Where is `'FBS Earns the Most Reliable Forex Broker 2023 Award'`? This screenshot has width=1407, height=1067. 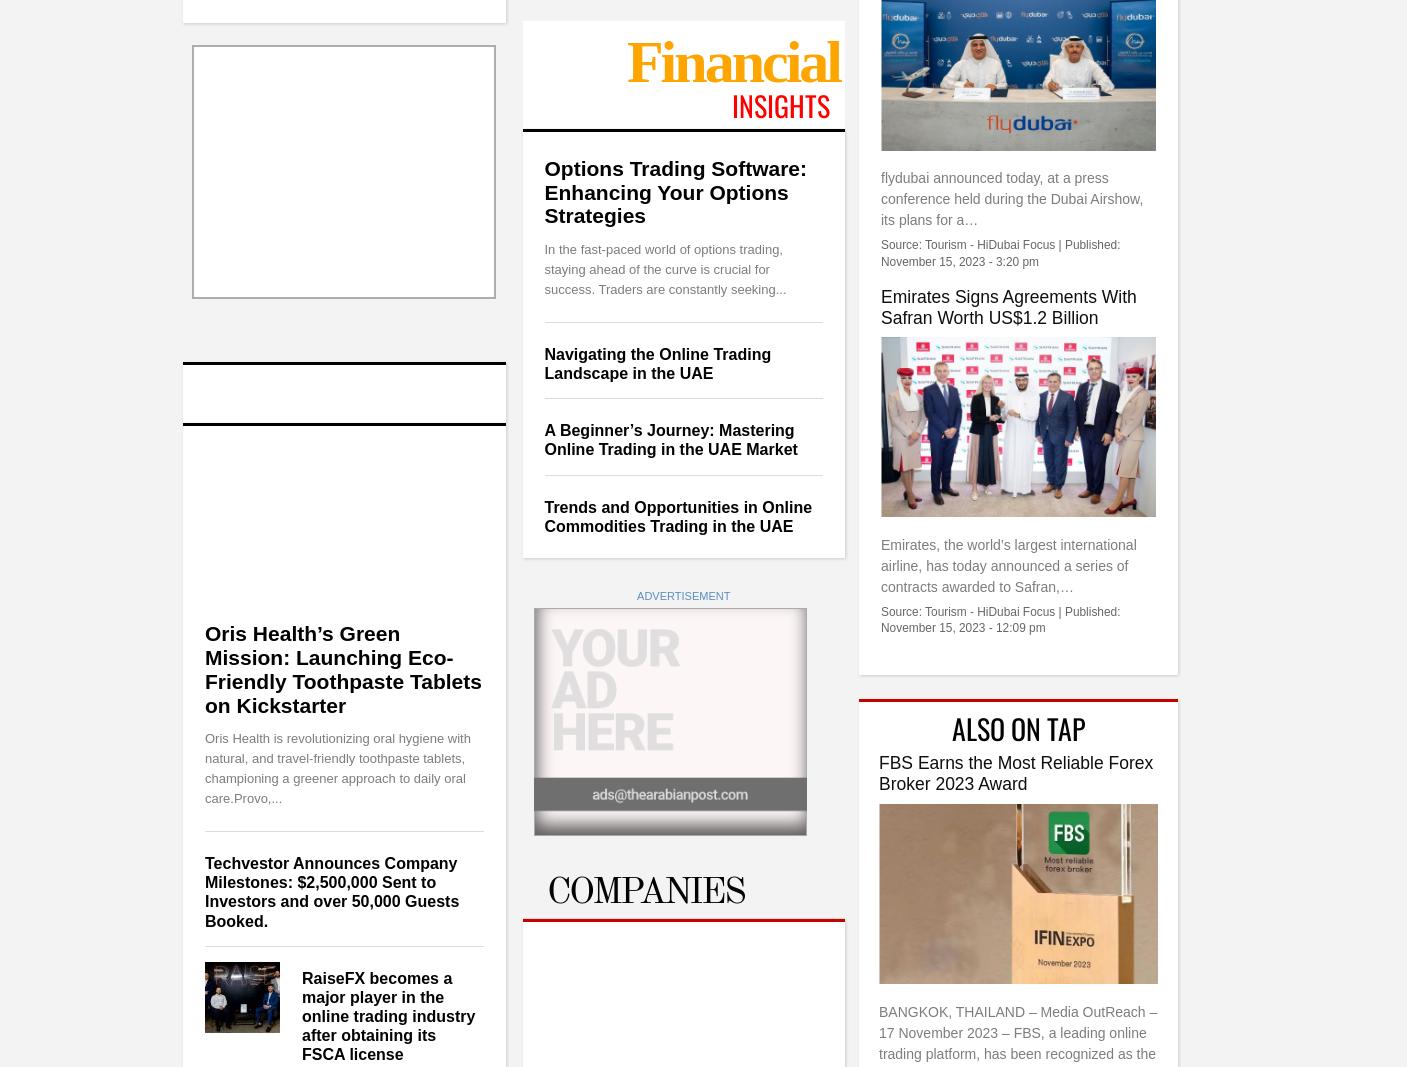
'FBS Earns the Most Reliable Forex Broker 2023 Award' is located at coordinates (1014, 772).